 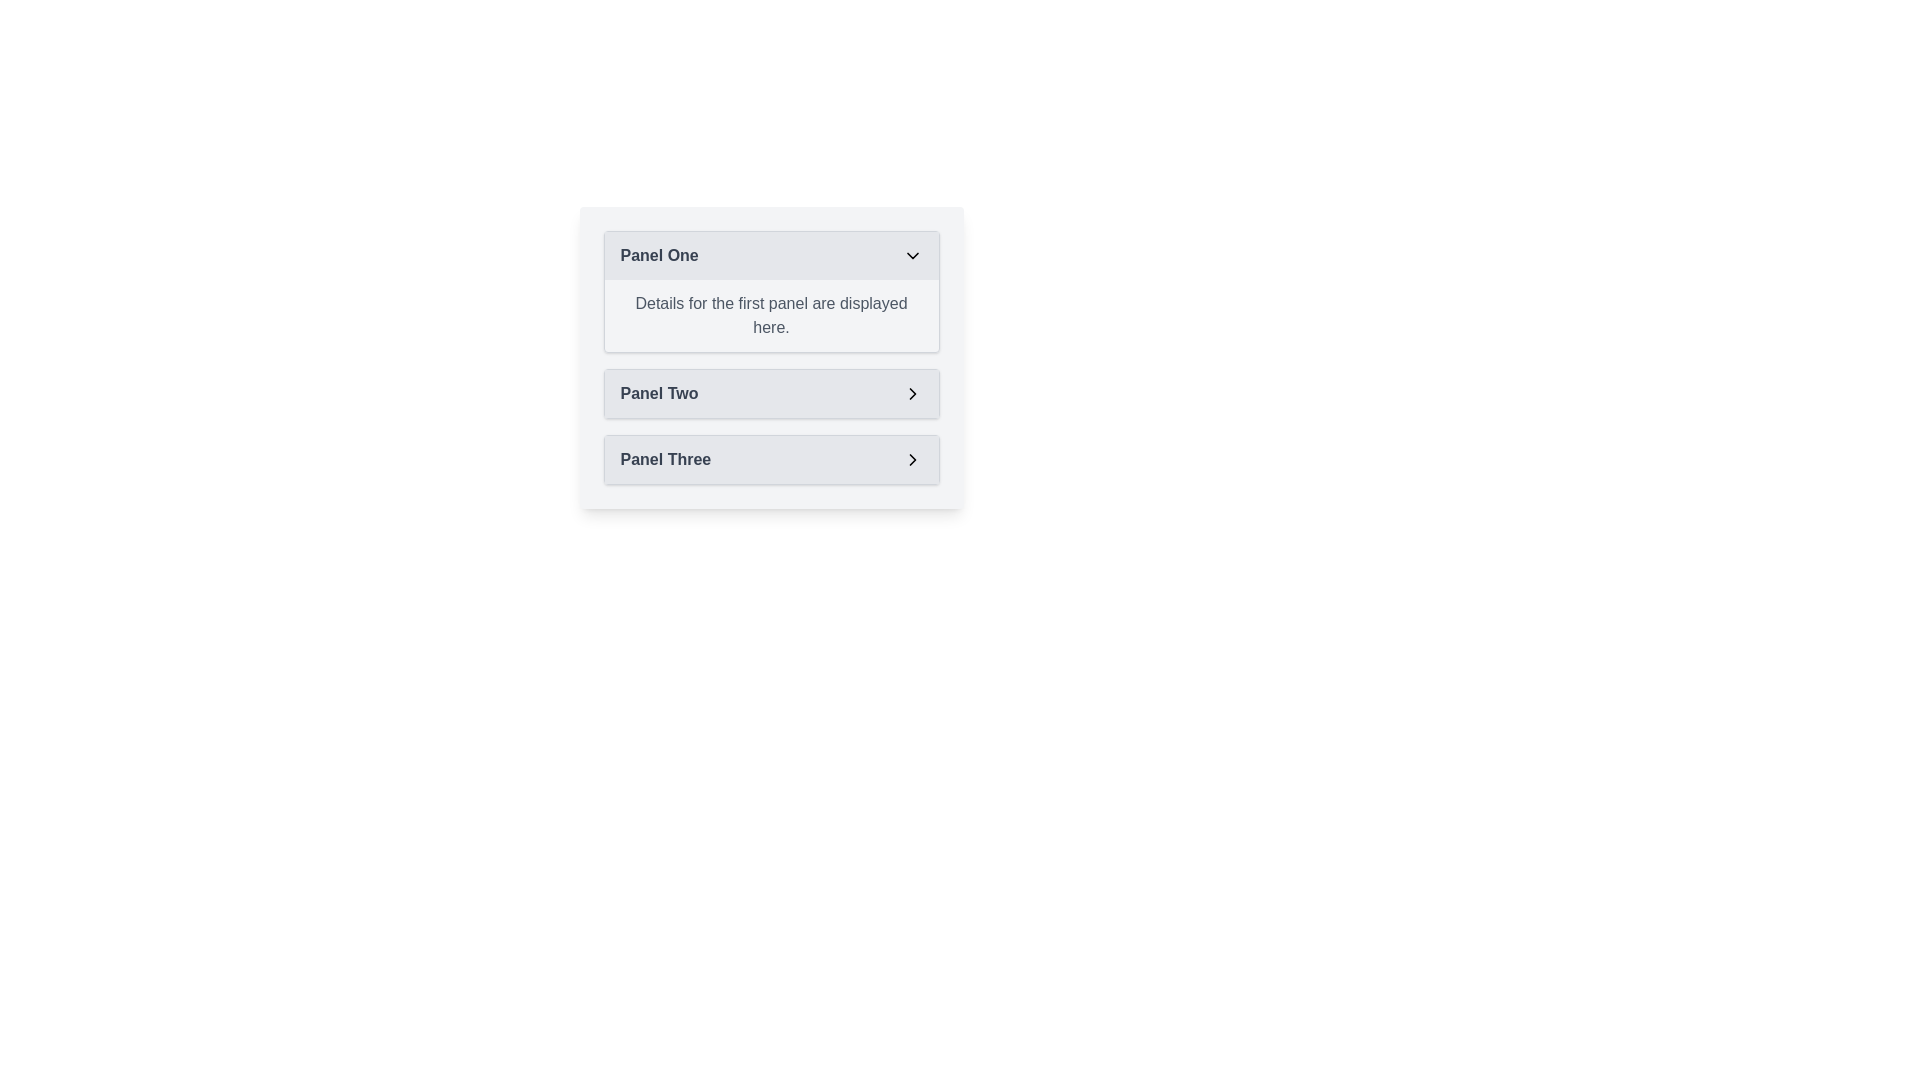 What do you see at coordinates (911, 459) in the screenshot?
I see `the chevron icon representing the navigational function for 'Panel Three'` at bounding box center [911, 459].